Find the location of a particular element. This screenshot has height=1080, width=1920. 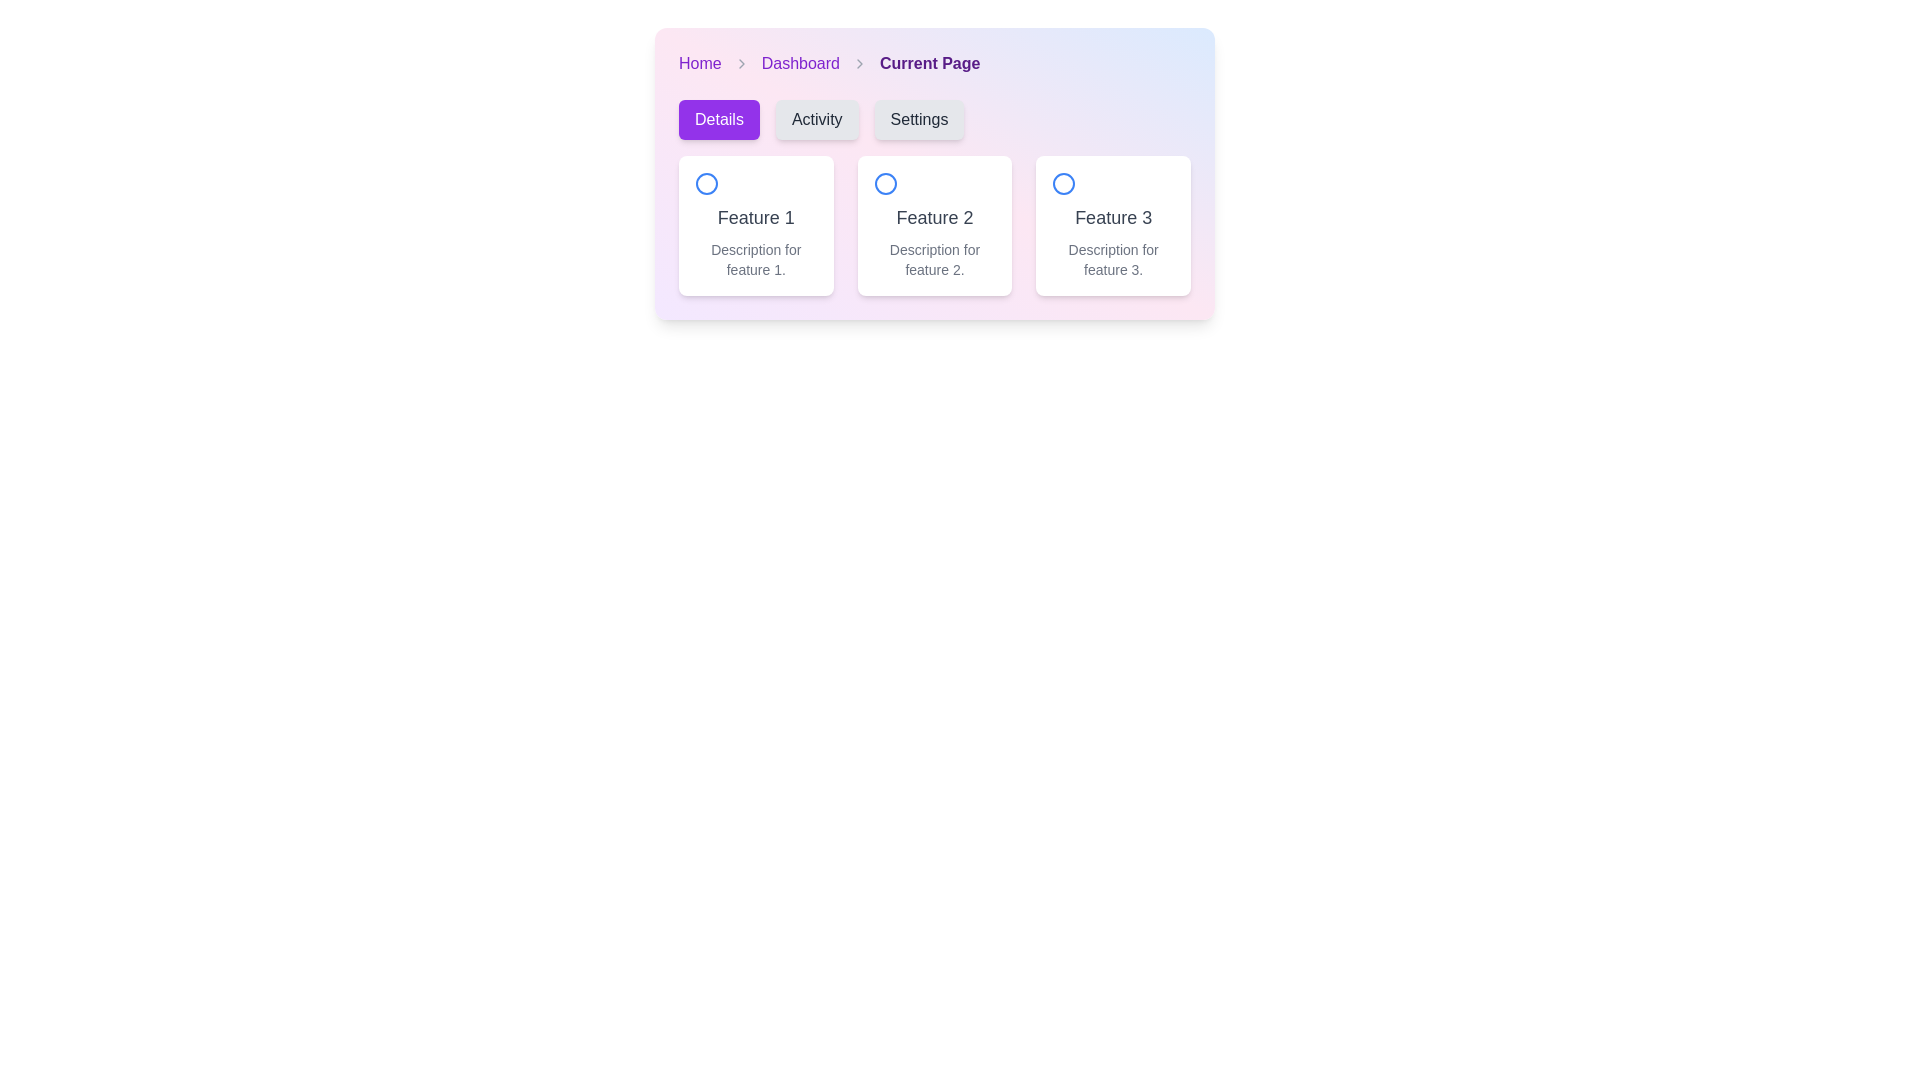

the Information card that provides details about 'Feature 2', located in the middle column of the grid layout is located at coordinates (934, 225).